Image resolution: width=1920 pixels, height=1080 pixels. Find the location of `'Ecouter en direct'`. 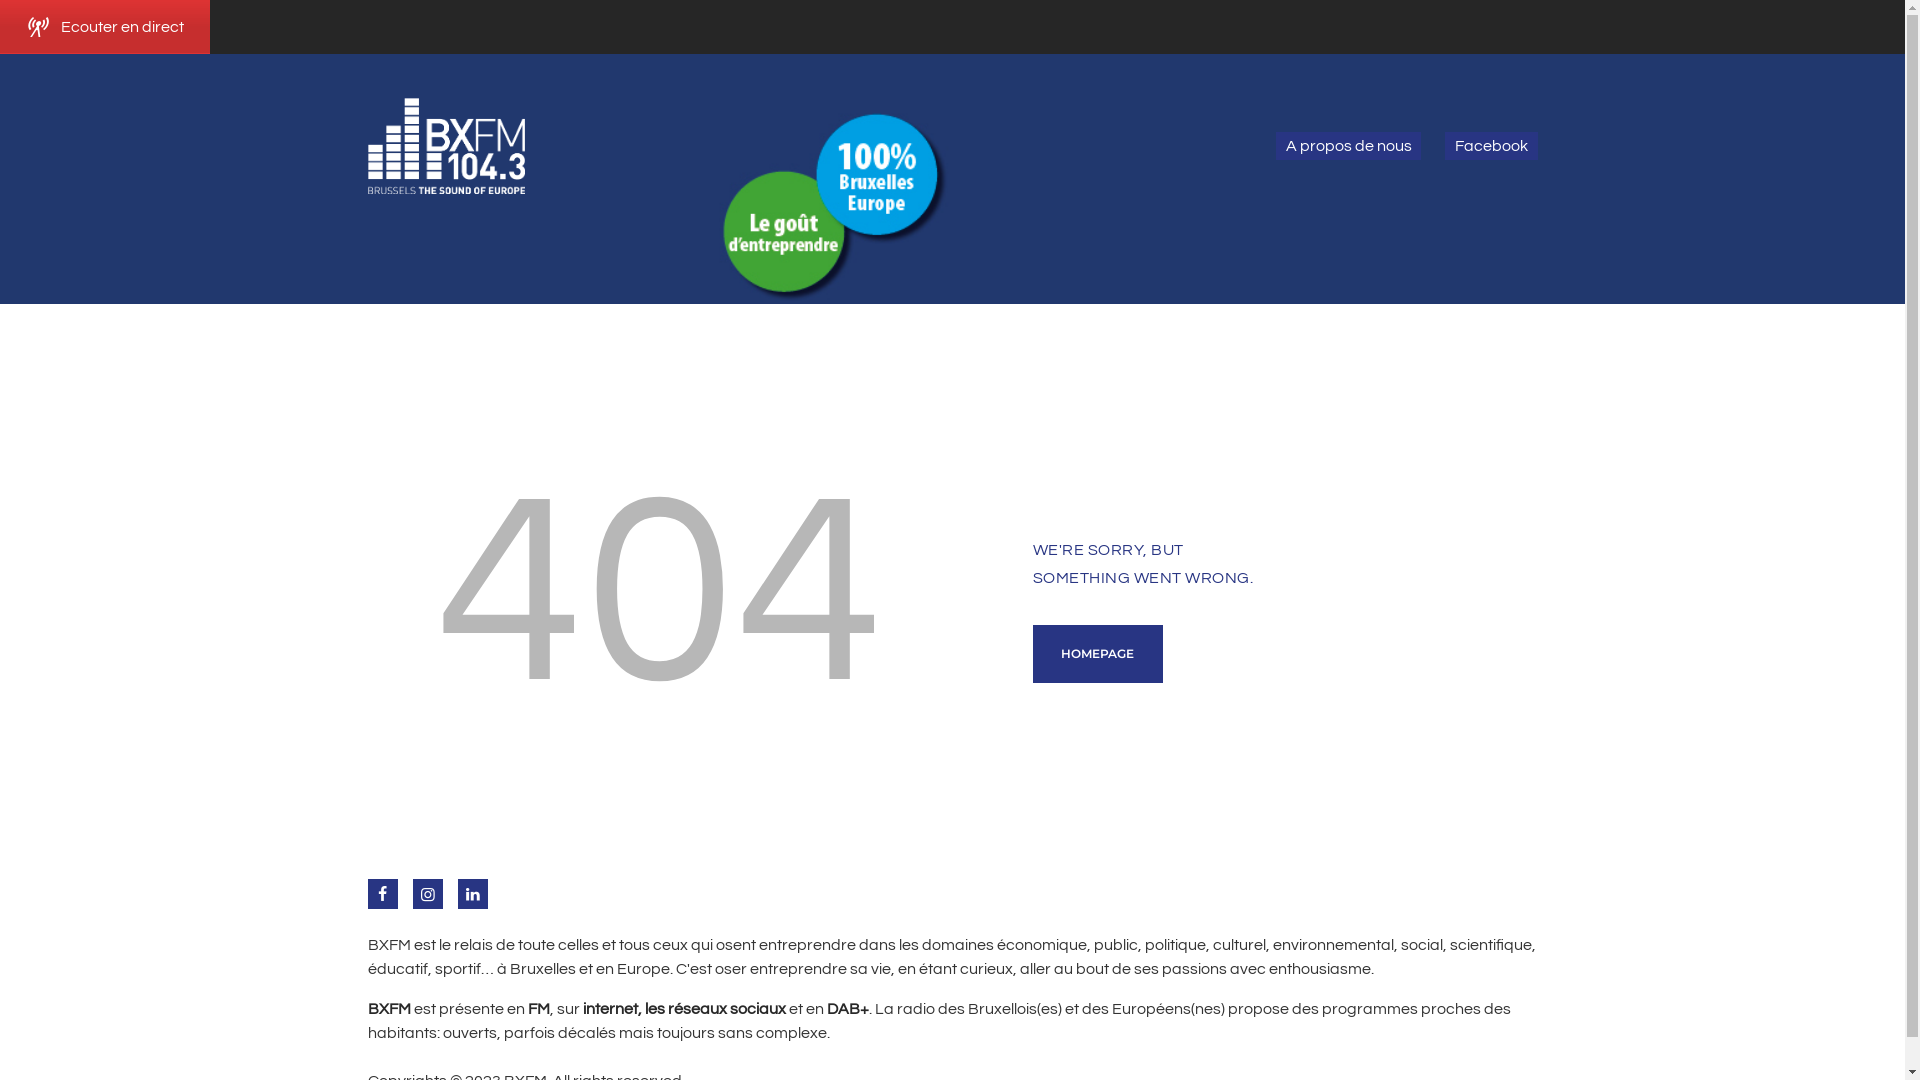

'Ecouter en direct' is located at coordinates (104, 27).